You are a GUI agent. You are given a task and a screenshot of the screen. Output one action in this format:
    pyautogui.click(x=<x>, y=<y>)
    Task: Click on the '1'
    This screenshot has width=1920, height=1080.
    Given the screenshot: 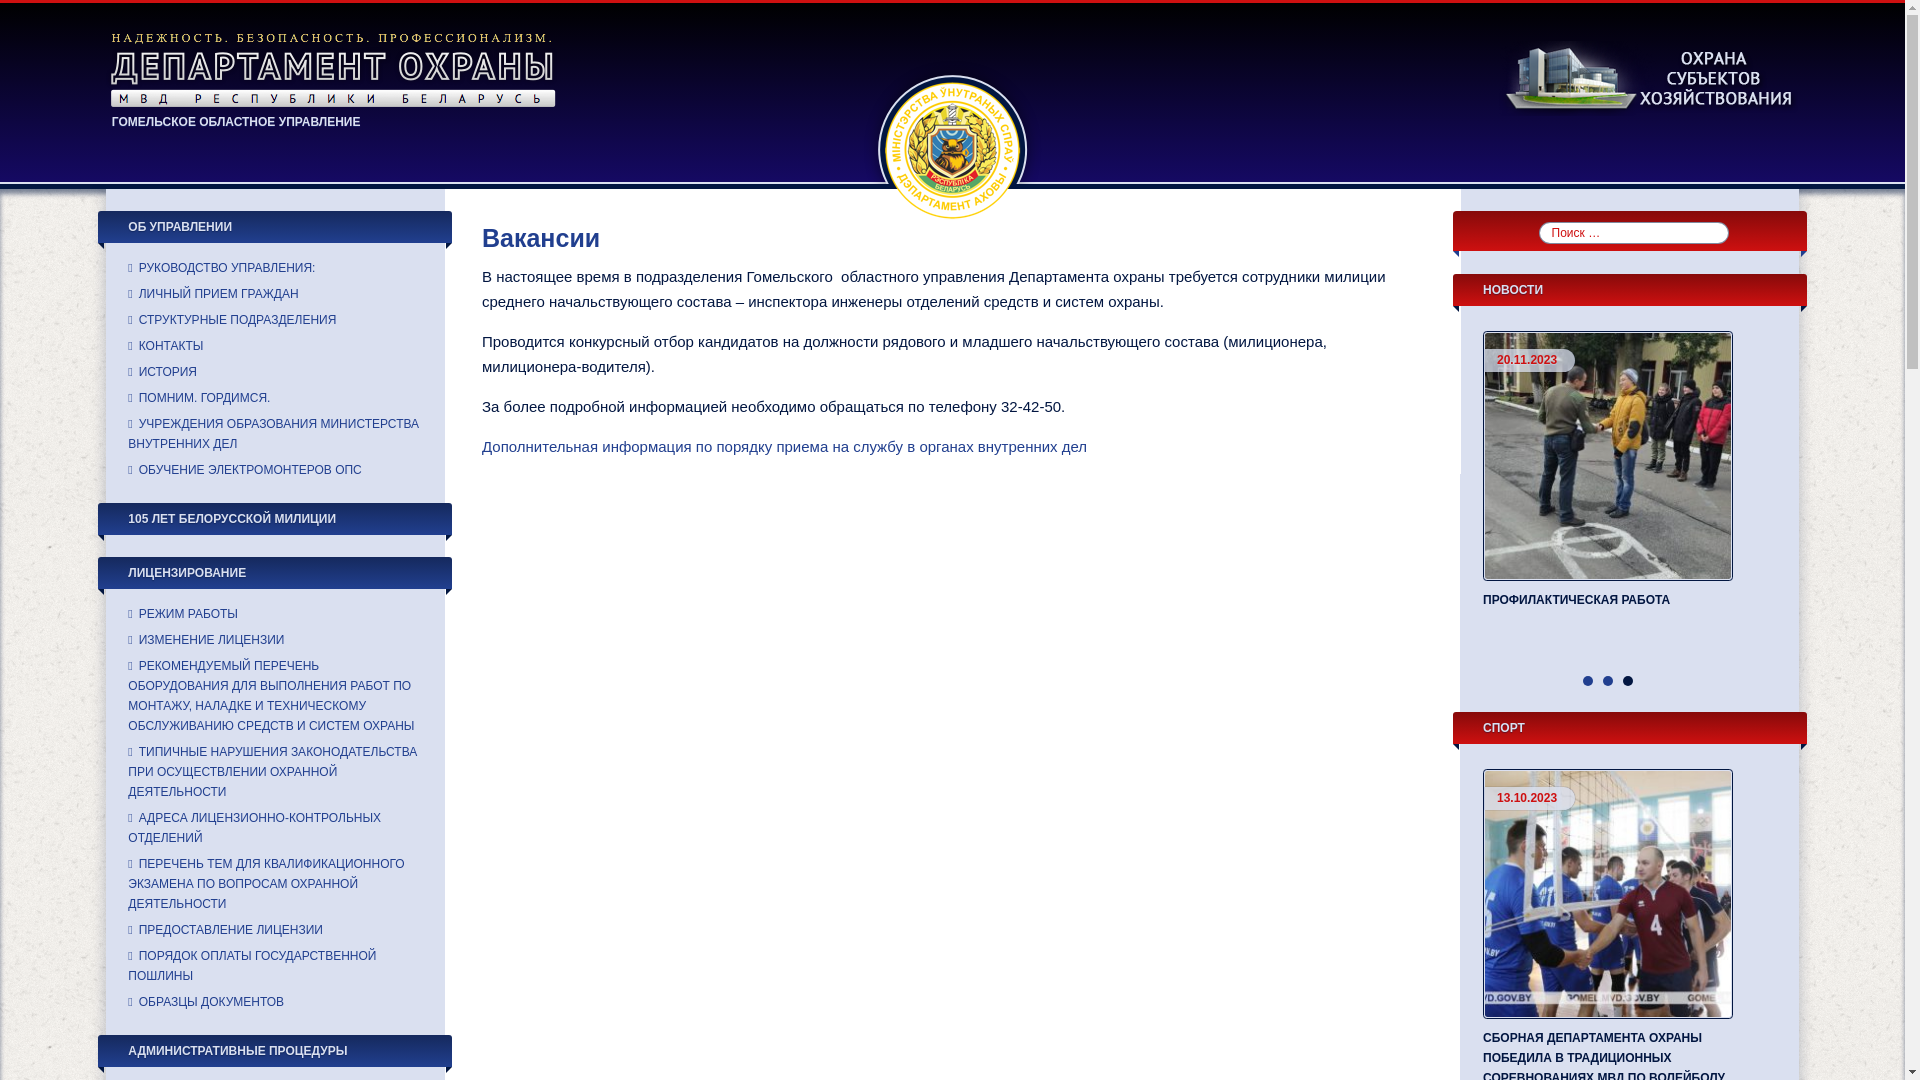 What is the action you would take?
    pyautogui.click(x=1582, y=680)
    